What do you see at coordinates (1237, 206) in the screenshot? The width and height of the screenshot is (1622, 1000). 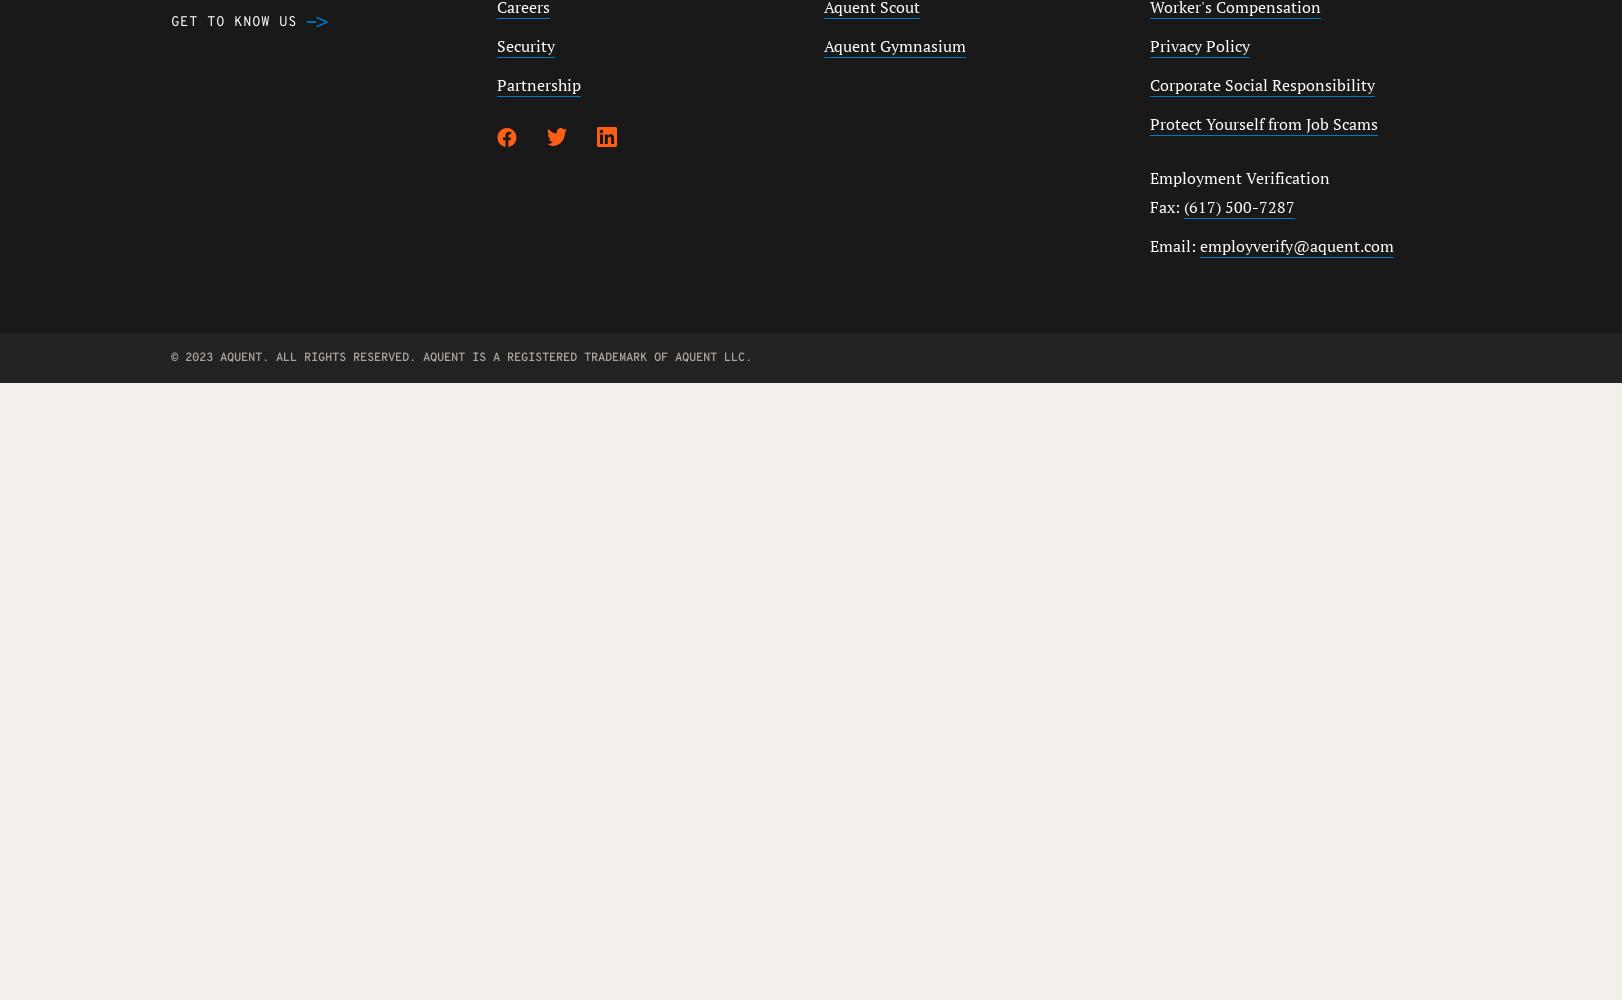 I see `'(617) 500-7287'` at bounding box center [1237, 206].